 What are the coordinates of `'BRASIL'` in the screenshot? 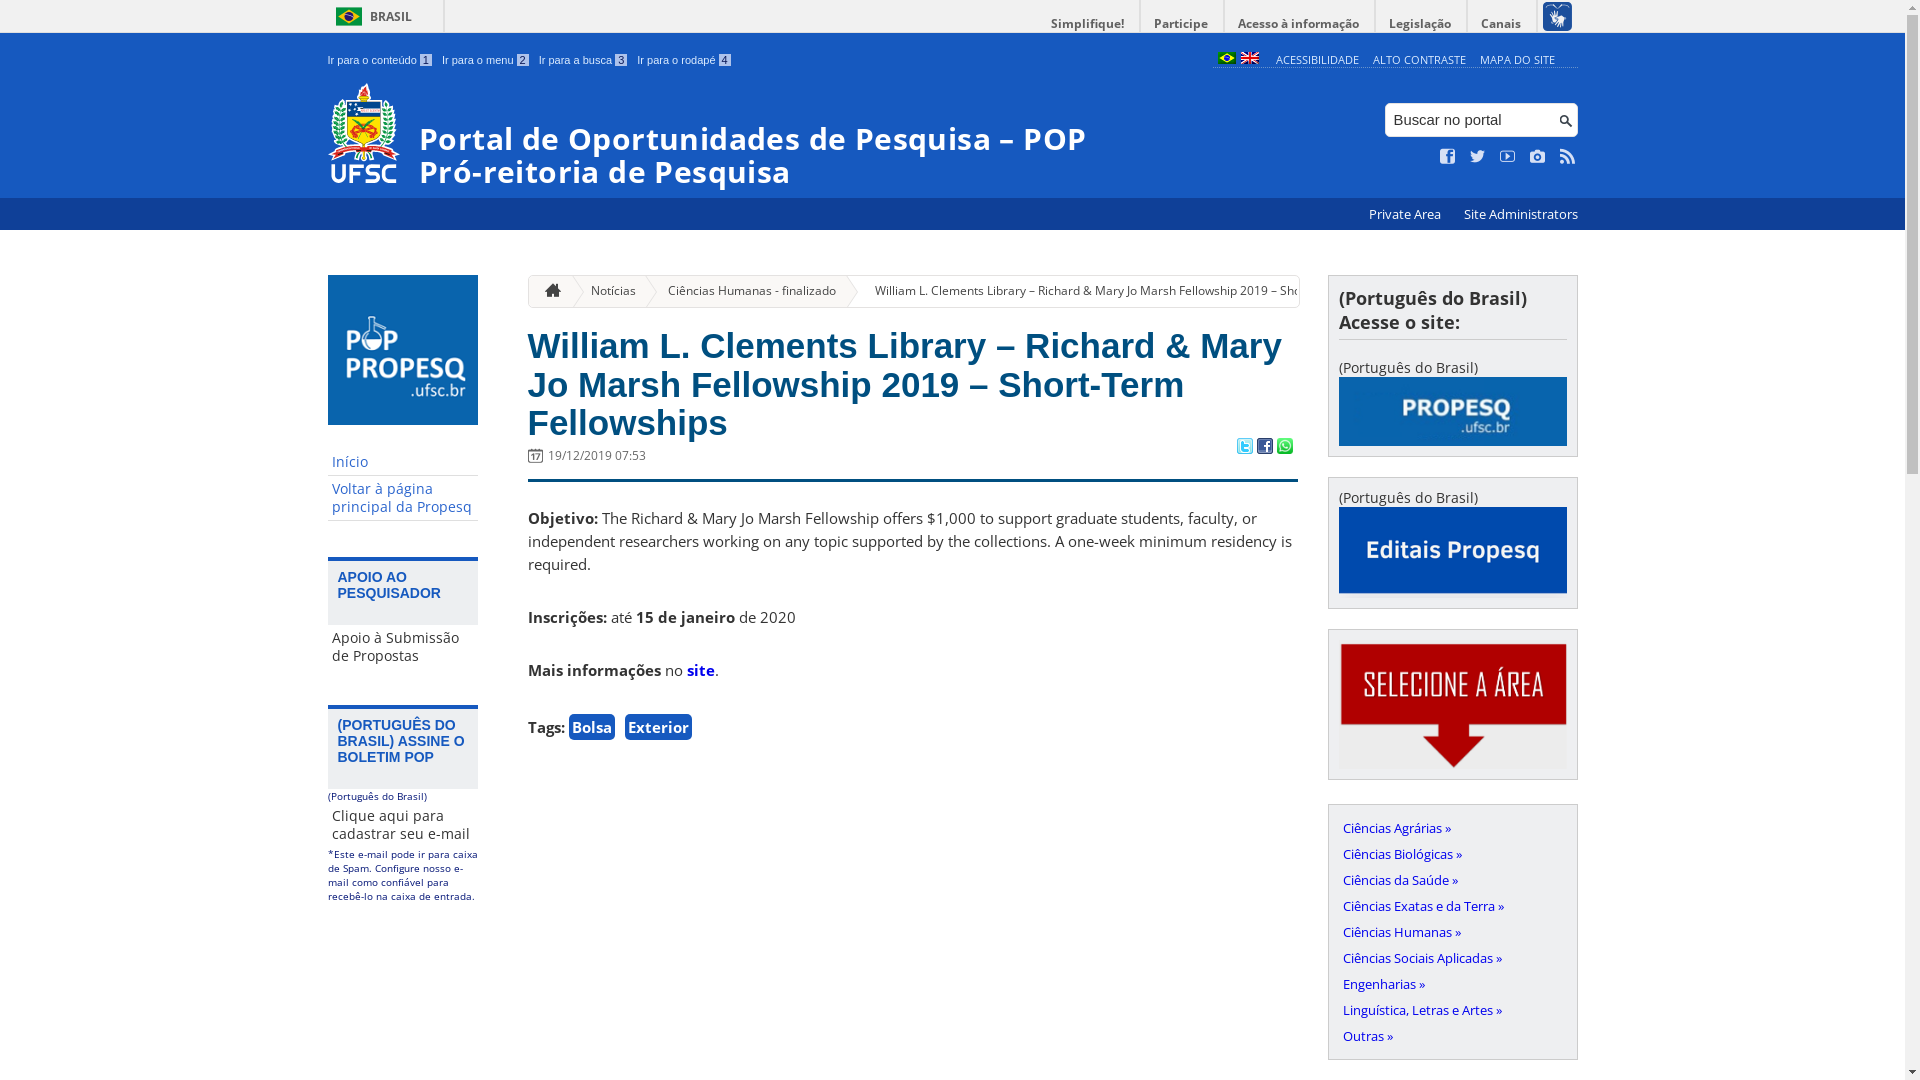 It's located at (370, 16).